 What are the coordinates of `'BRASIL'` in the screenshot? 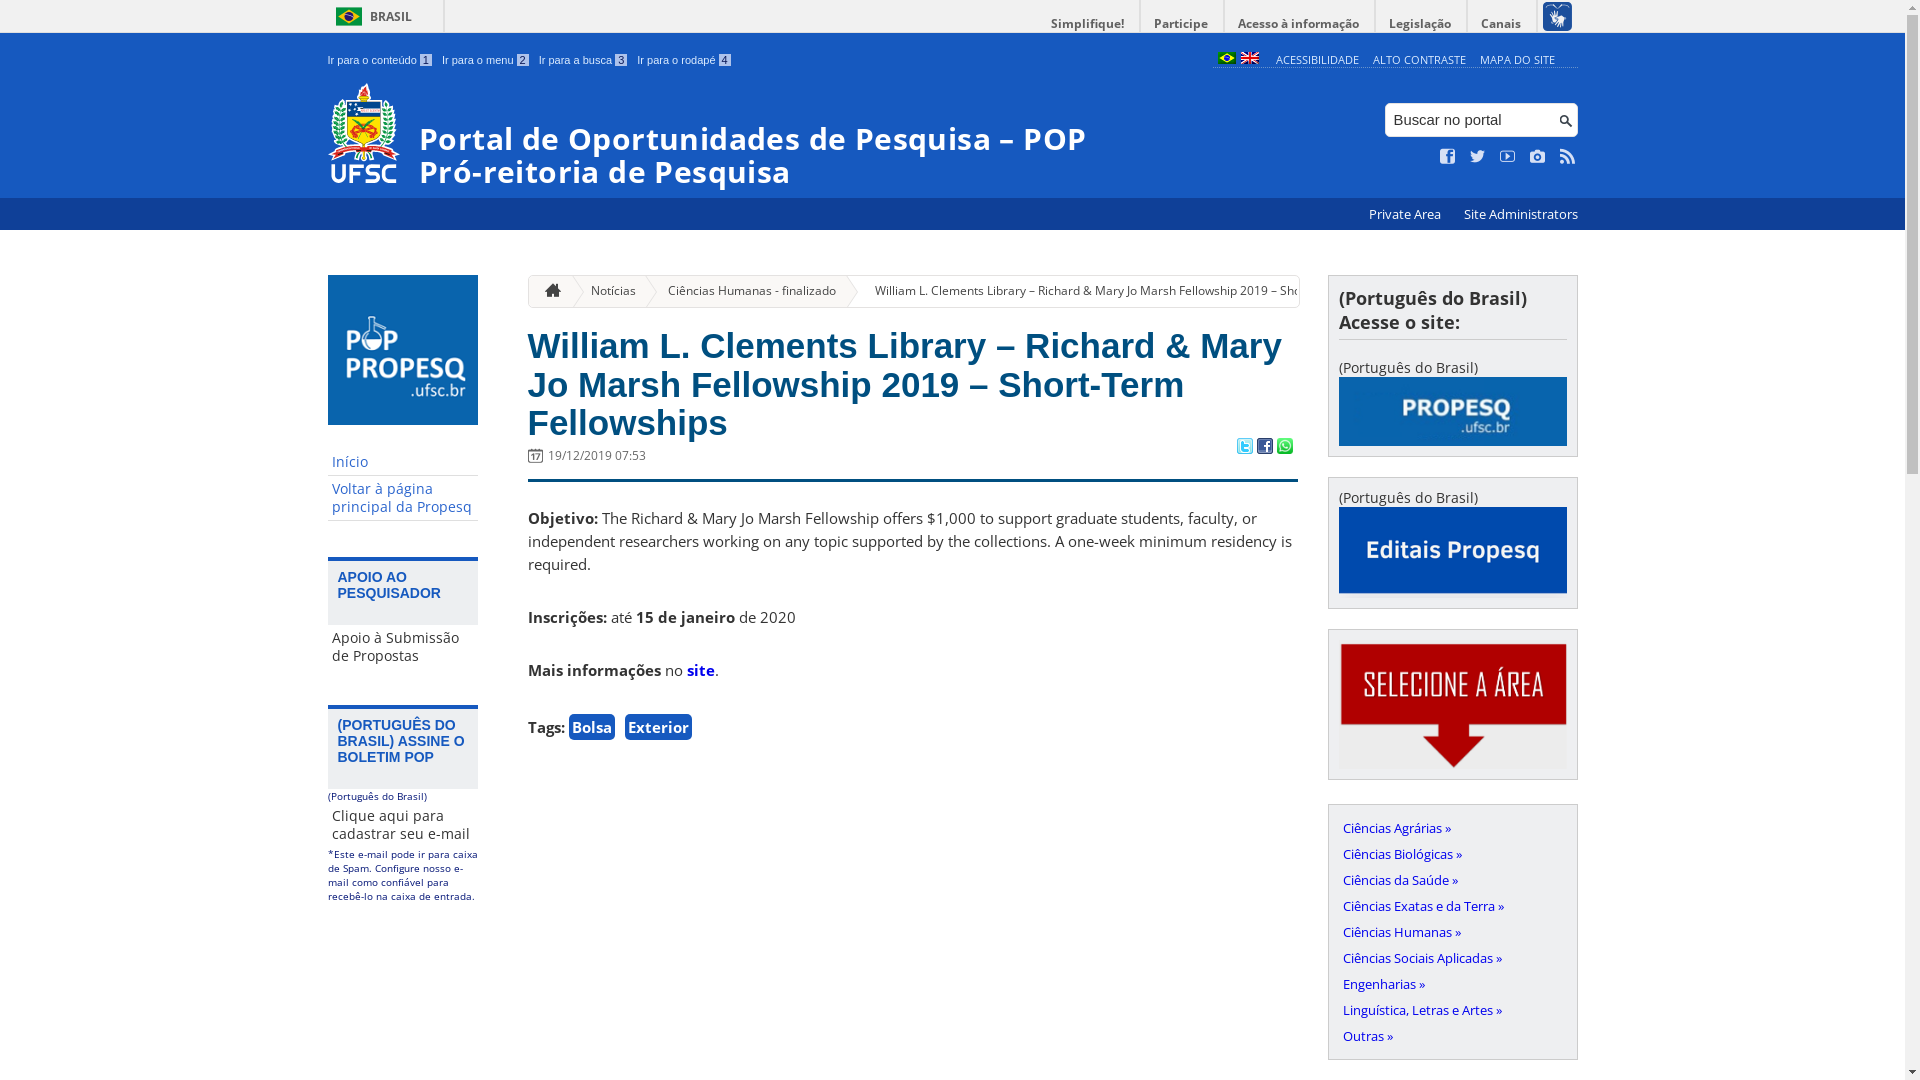 It's located at (370, 16).